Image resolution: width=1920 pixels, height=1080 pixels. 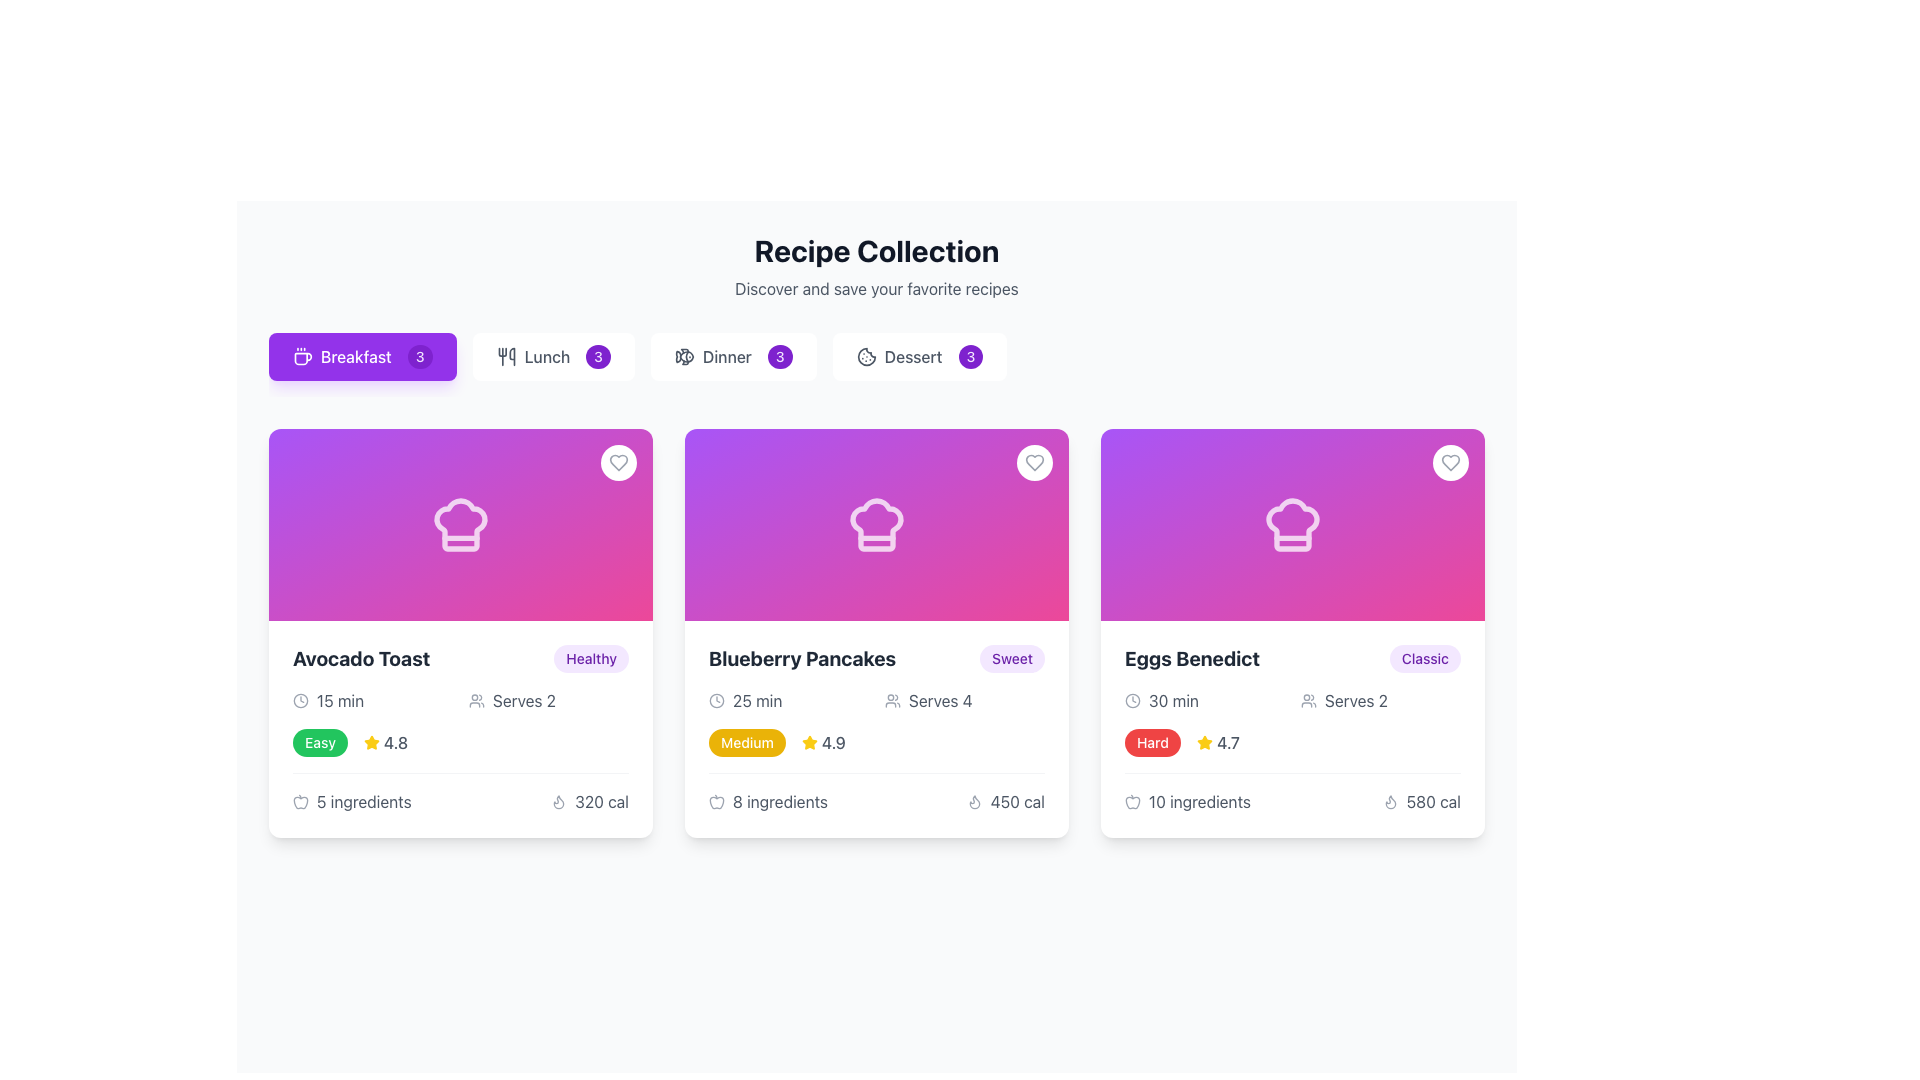 What do you see at coordinates (459, 632) in the screenshot?
I see `the recipe card for 'Avocado Toast' located` at bounding box center [459, 632].